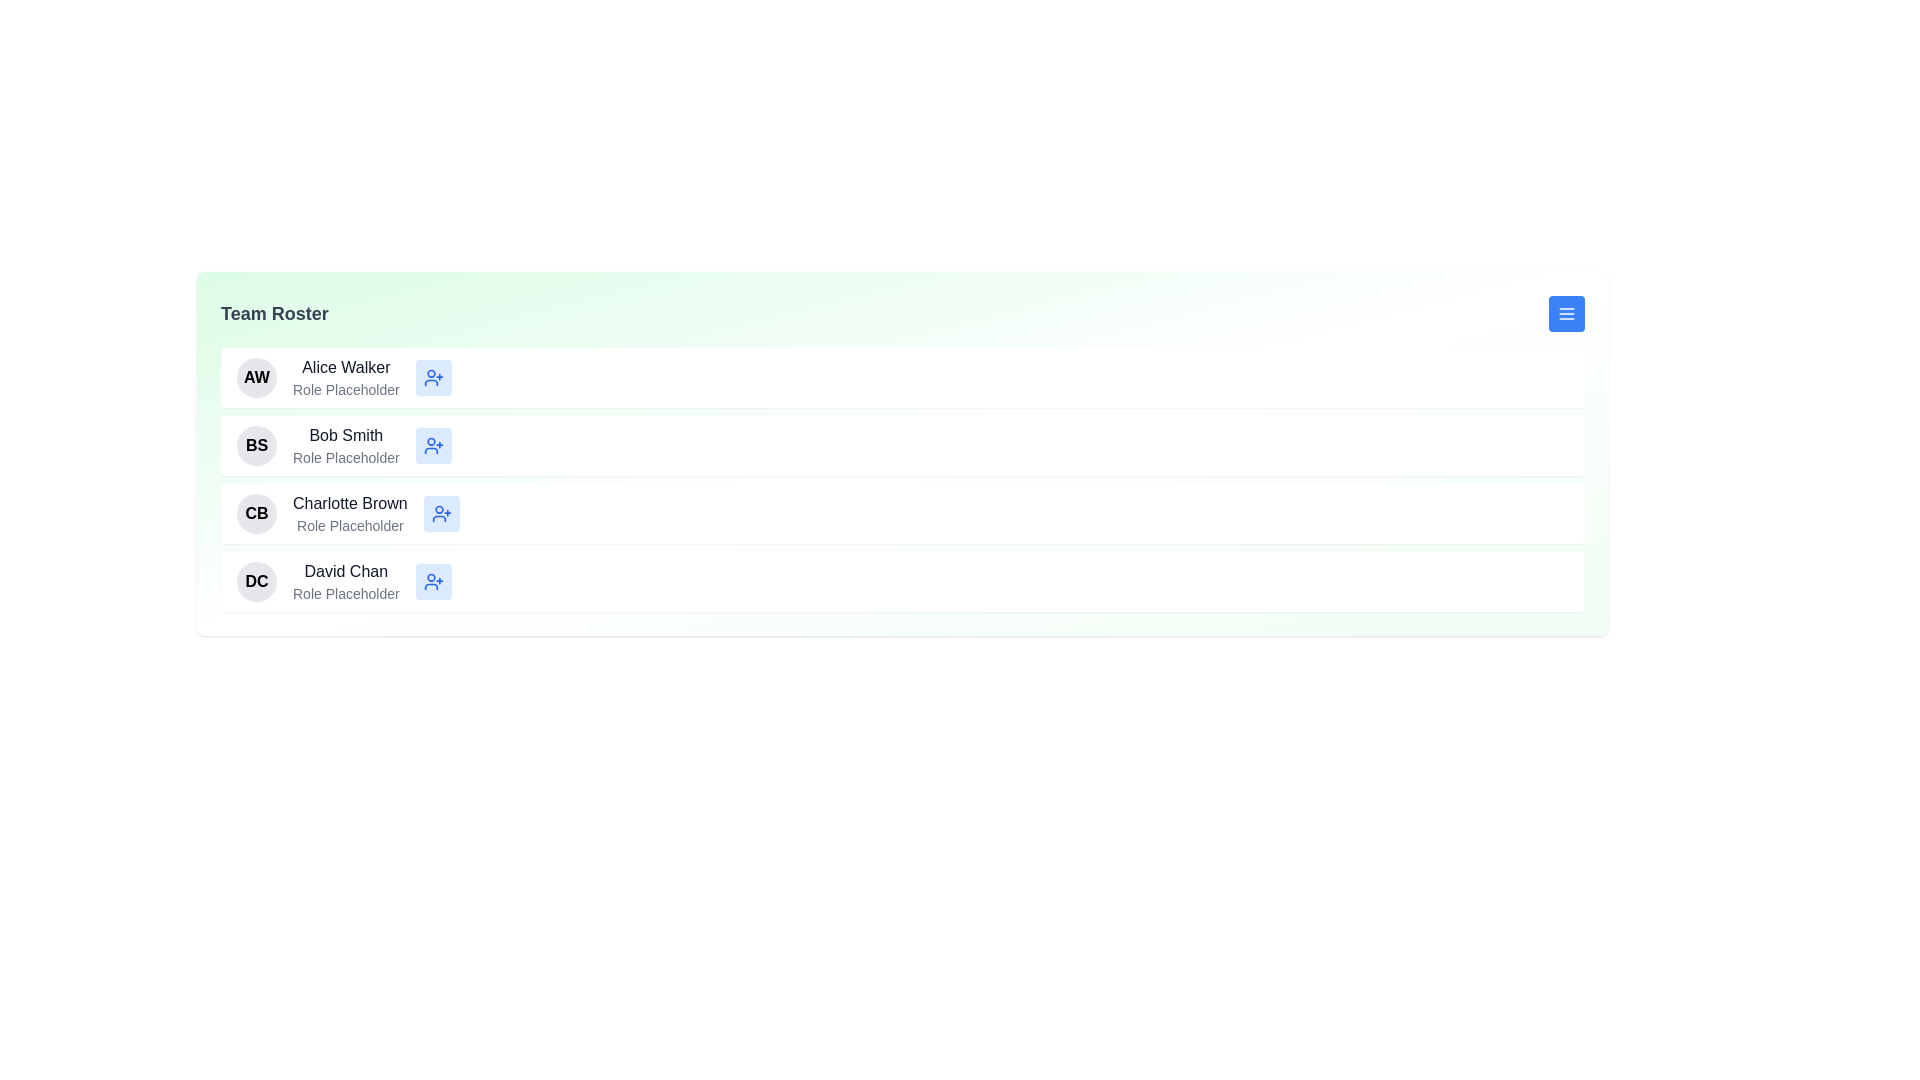 This screenshot has width=1920, height=1080. I want to click on the user avatar for 'Charlotte Brown' displaying initials 'CB' in the roster, so click(256, 512).